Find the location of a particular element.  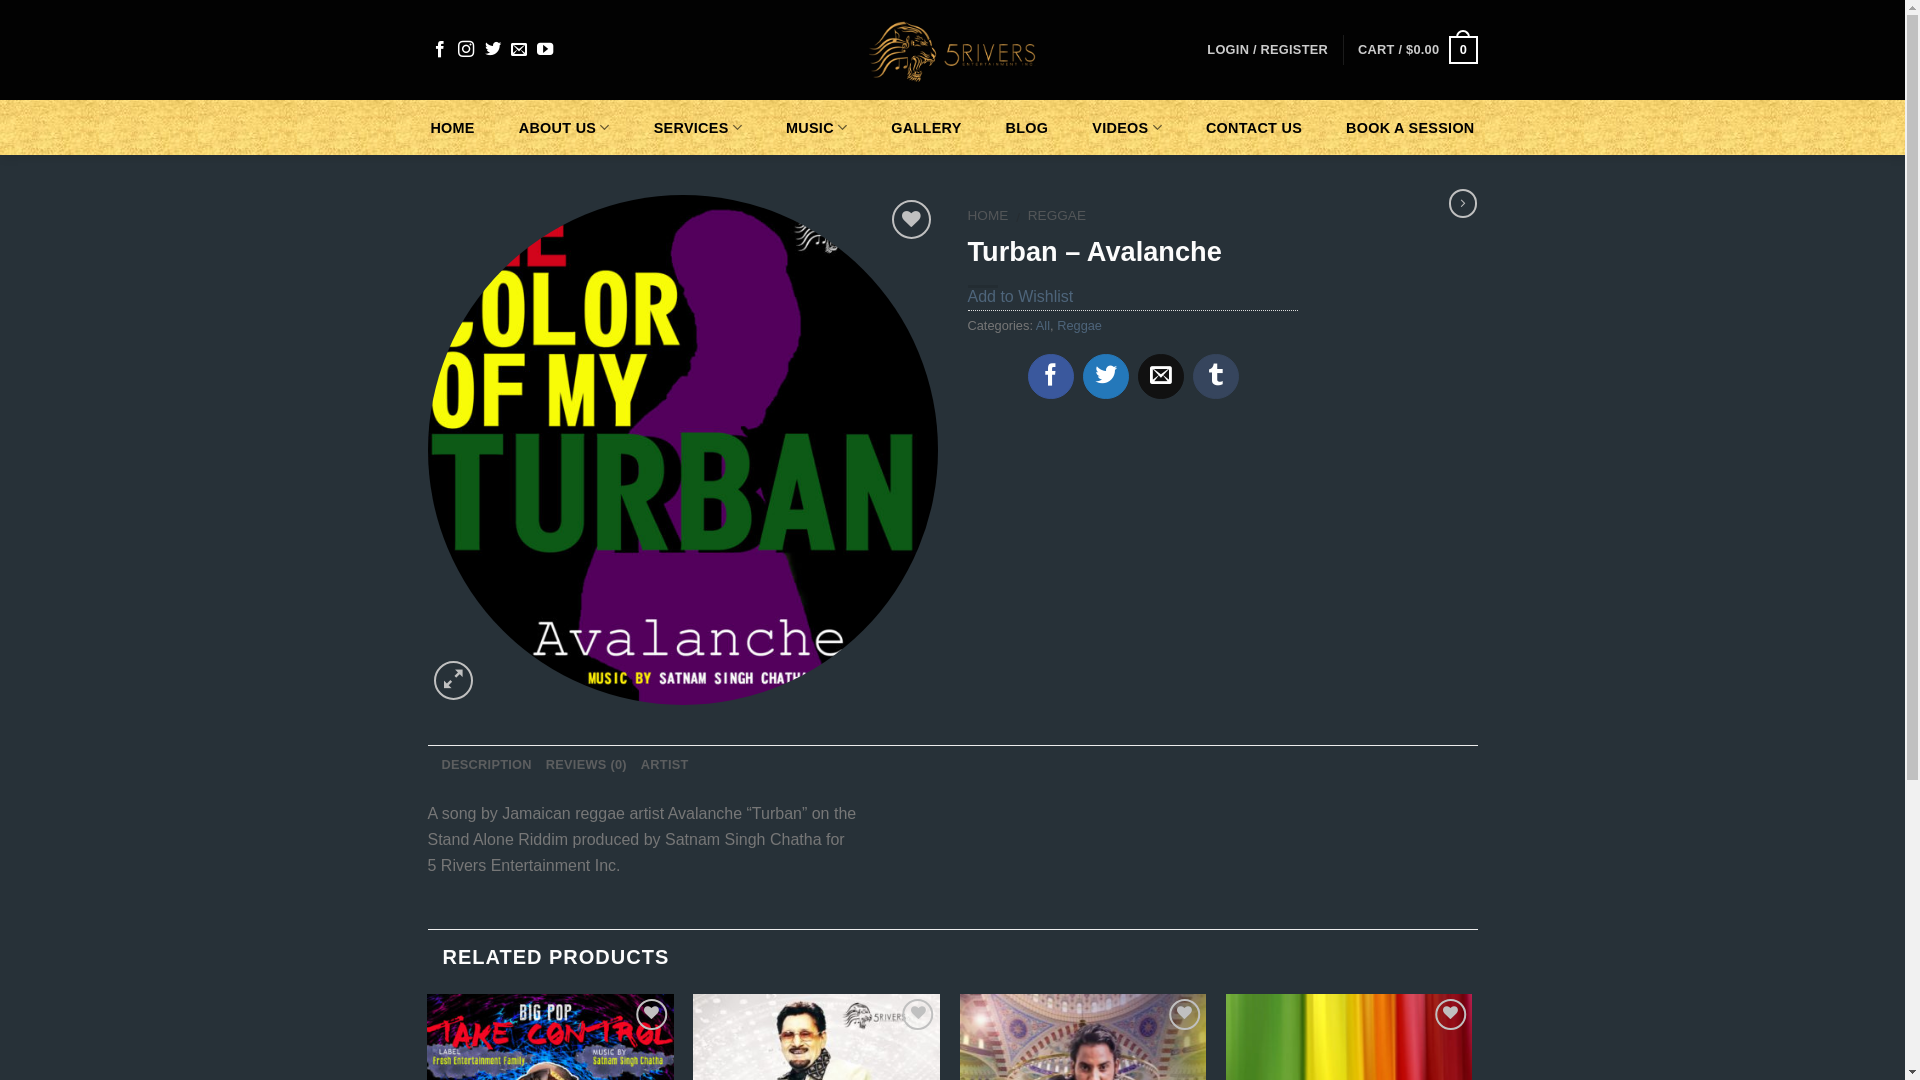

'5 Rivers - Entertainment INC' is located at coordinates (950, 49).